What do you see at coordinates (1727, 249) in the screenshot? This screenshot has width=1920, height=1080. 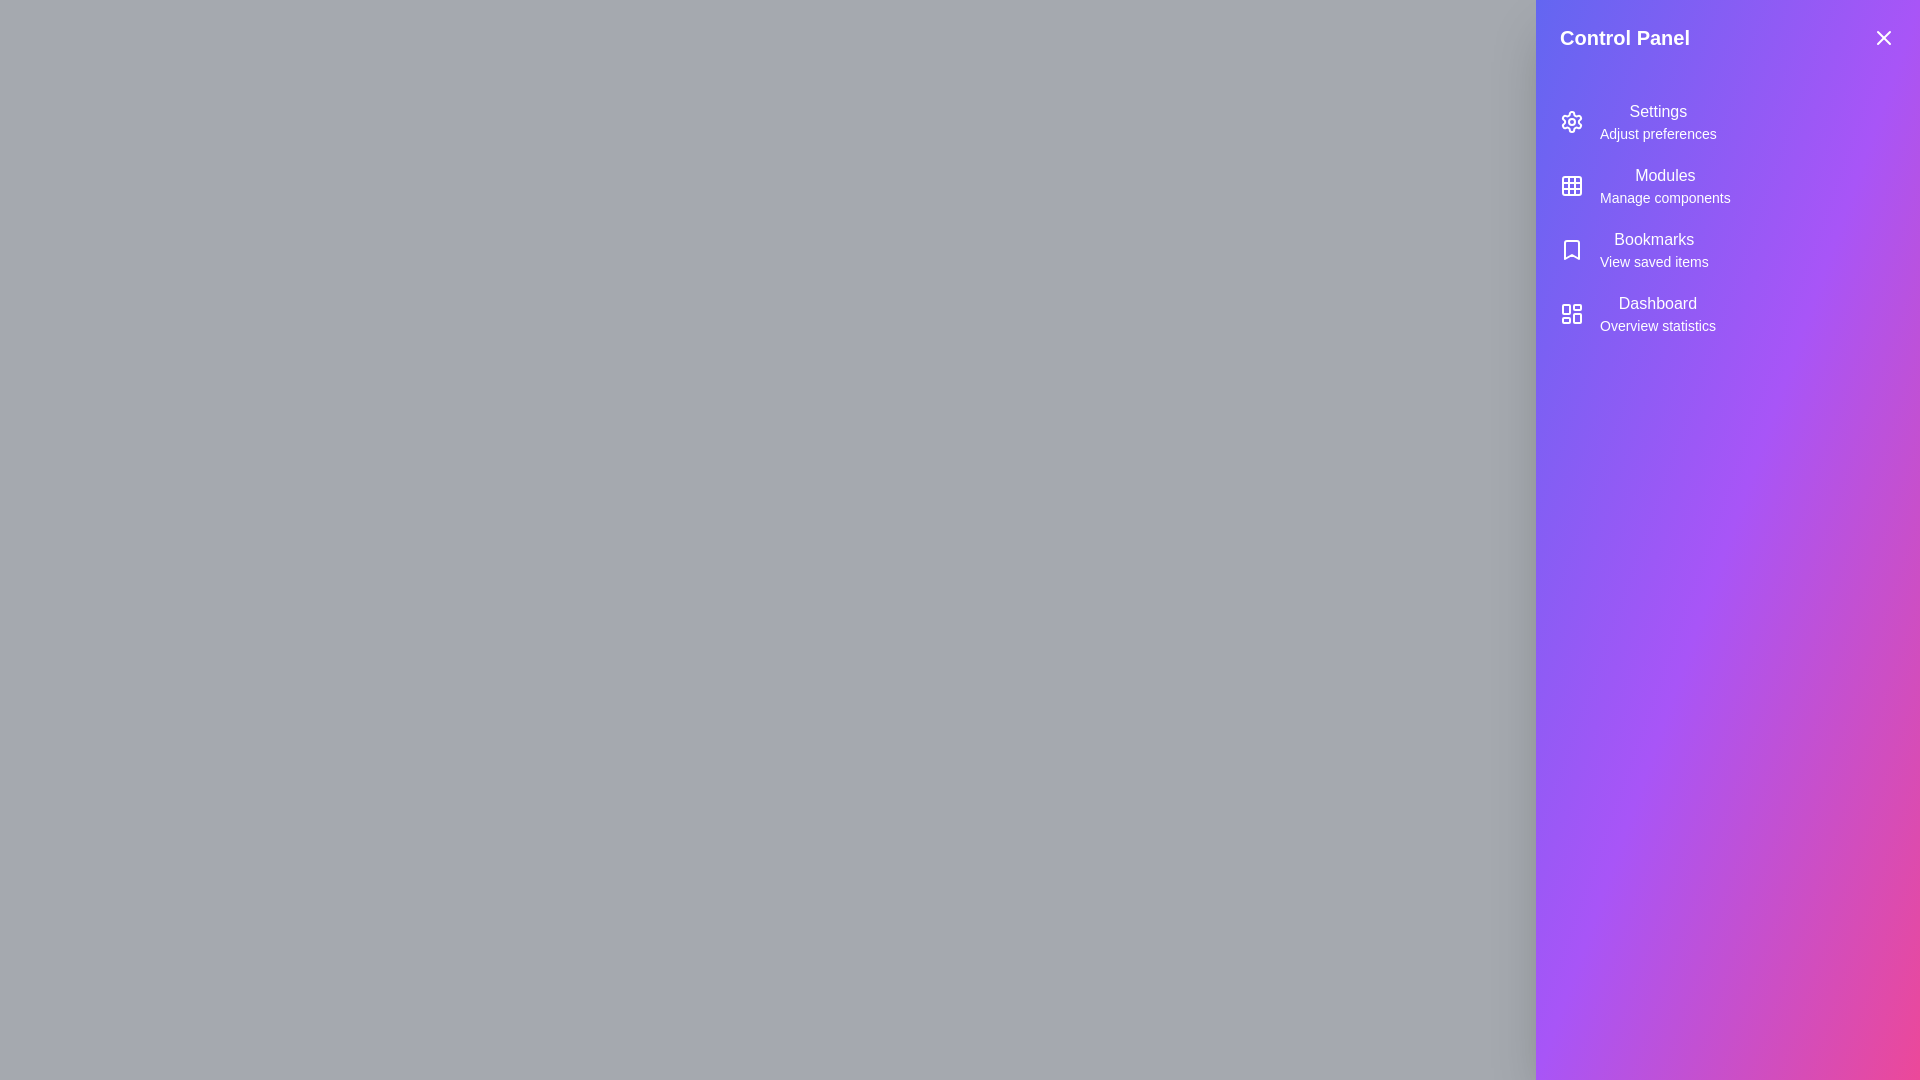 I see `the third item in the sidebar menu, which provides access to bookmarked or saved items` at bounding box center [1727, 249].